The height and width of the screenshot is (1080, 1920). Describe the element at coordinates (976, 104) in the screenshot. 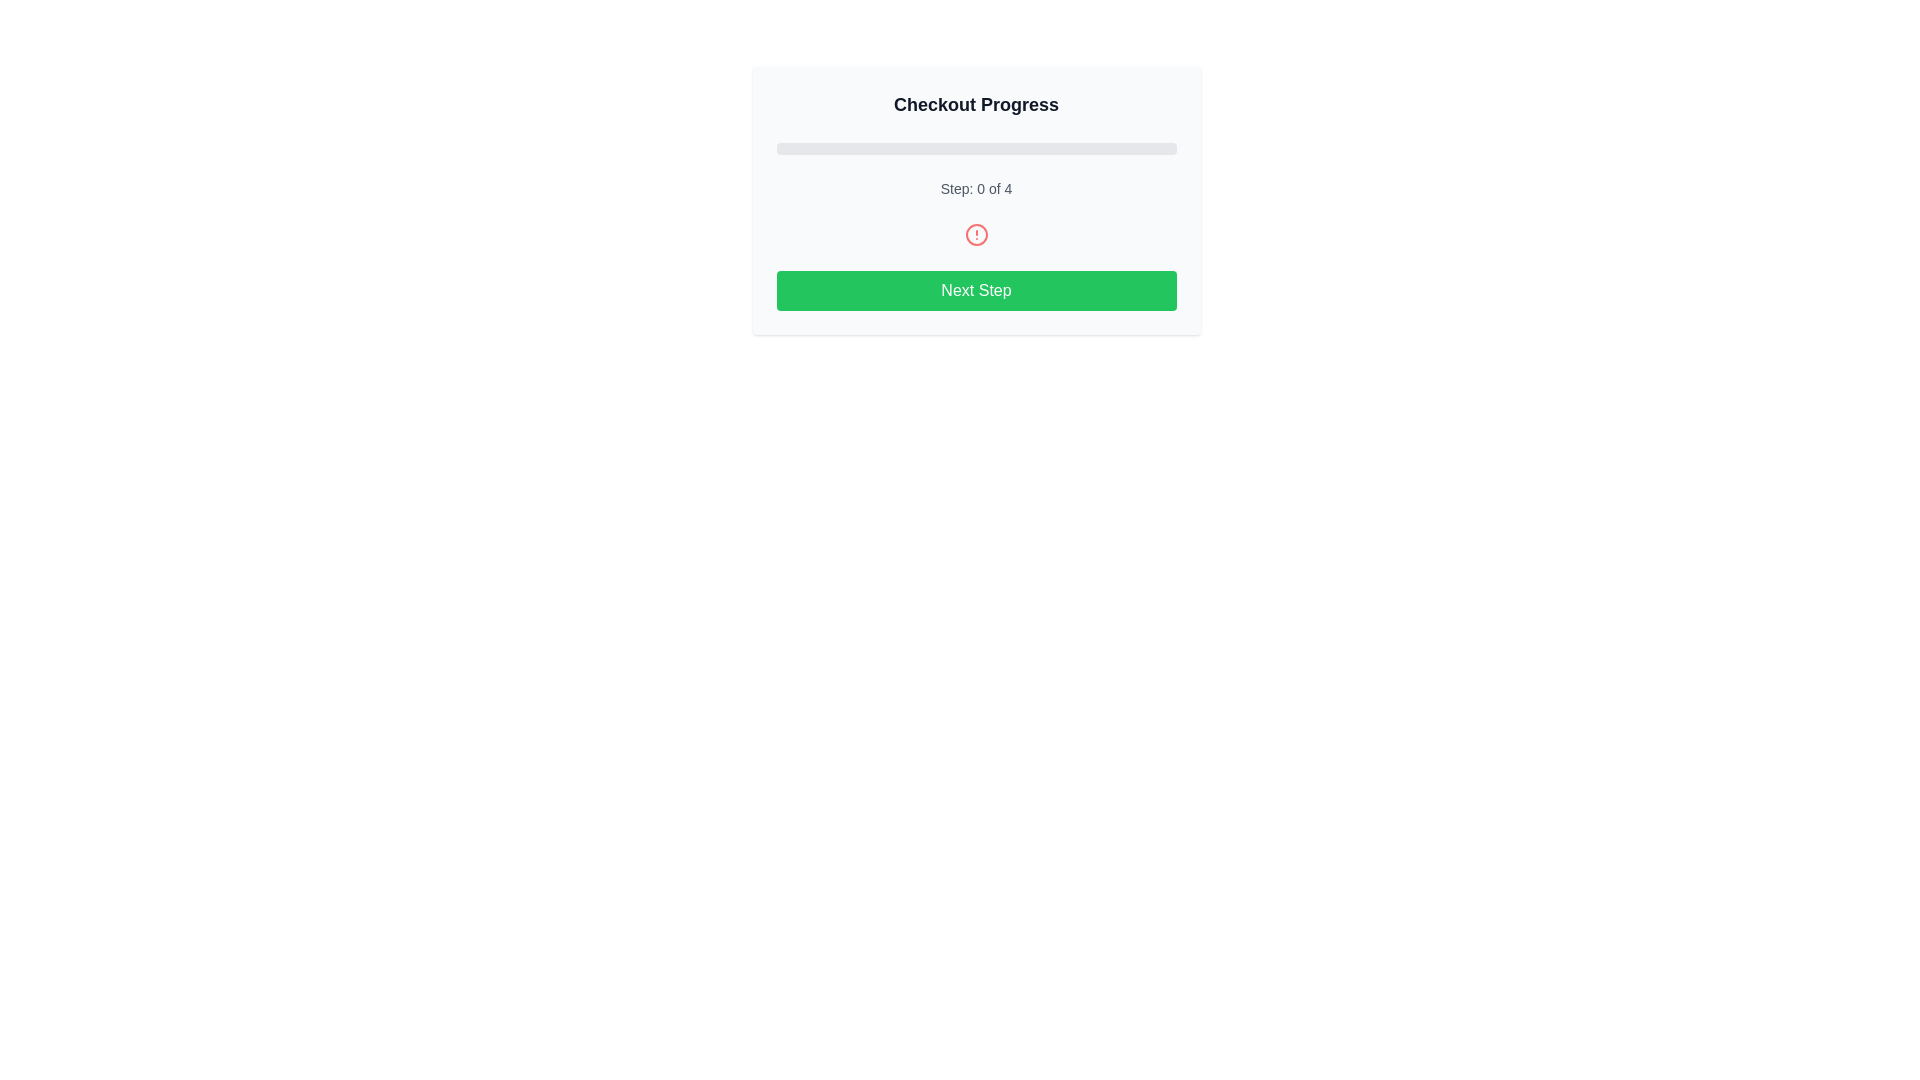

I see `bold, centered text 'Checkout Progress' located at the top of the card-like interface` at that location.